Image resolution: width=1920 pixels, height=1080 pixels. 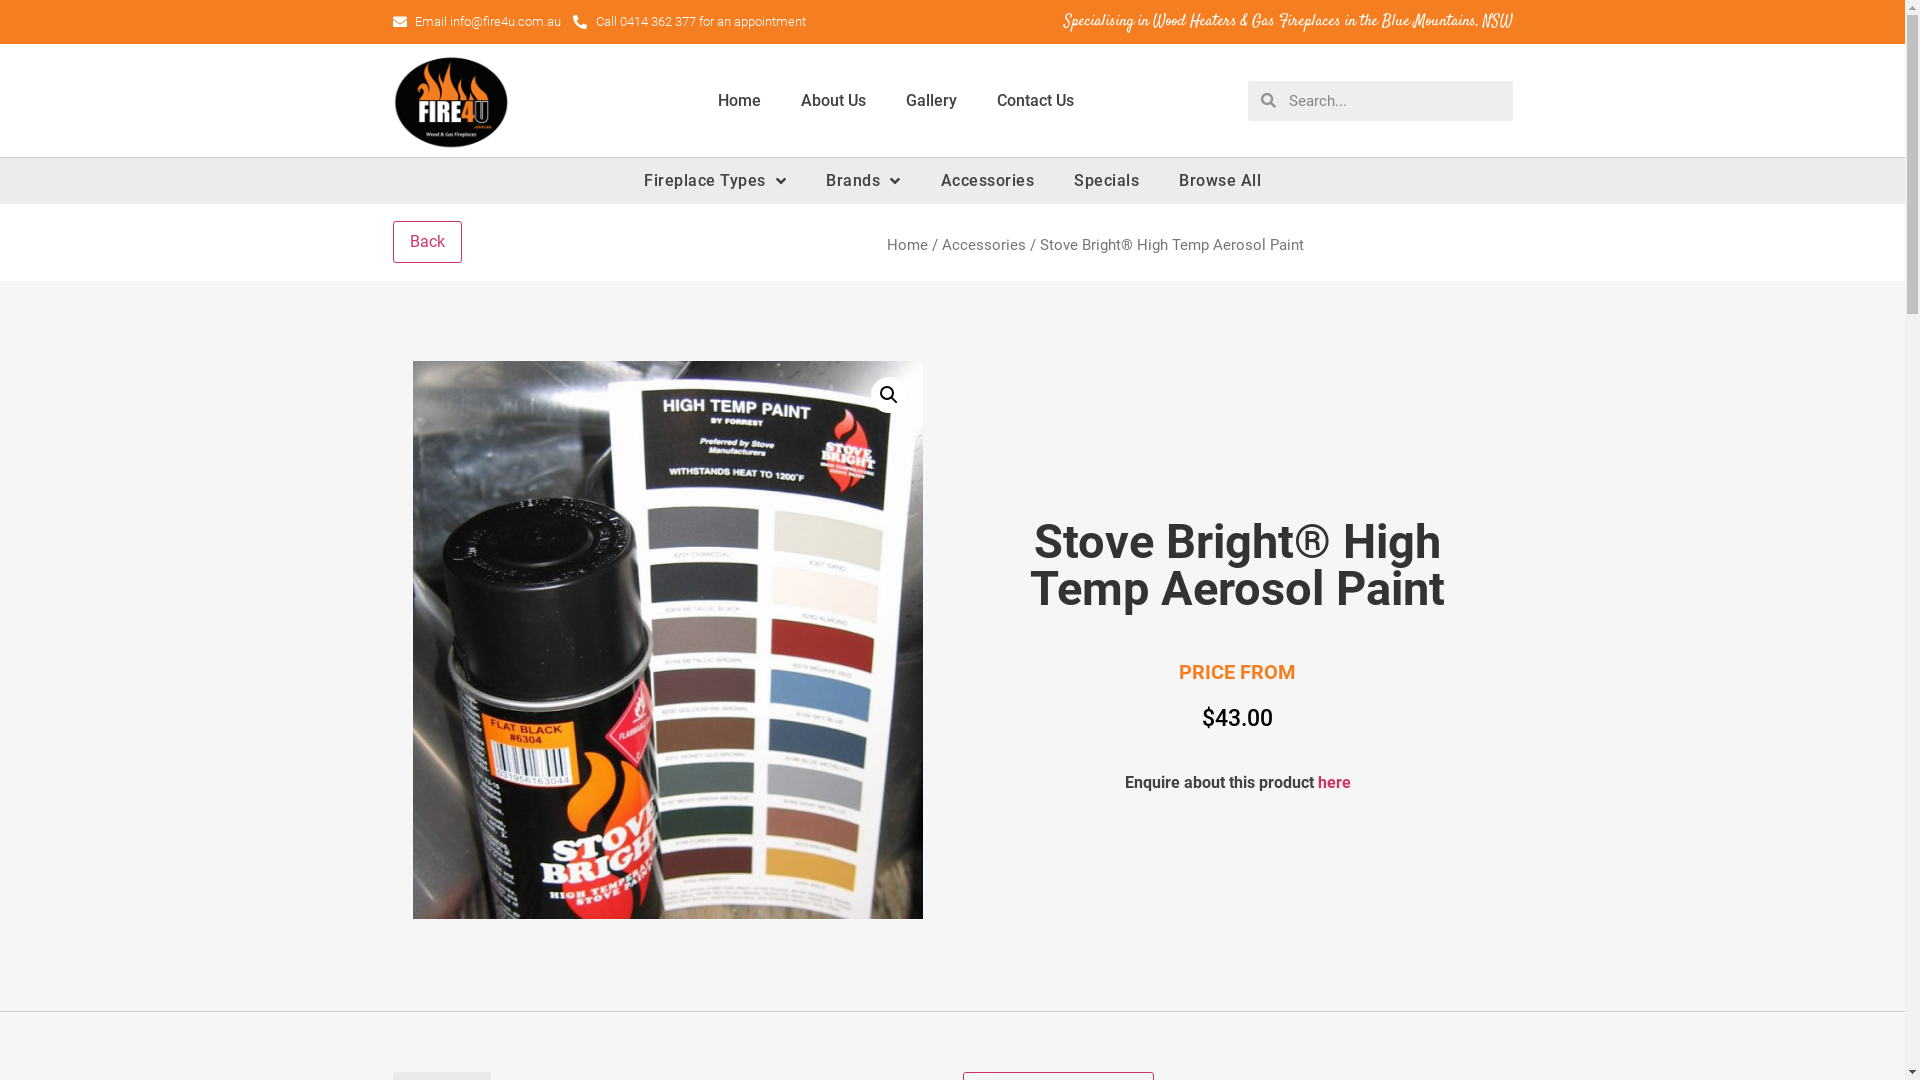 What do you see at coordinates (1218, 181) in the screenshot?
I see `'Browse All'` at bounding box center [1218, 181].